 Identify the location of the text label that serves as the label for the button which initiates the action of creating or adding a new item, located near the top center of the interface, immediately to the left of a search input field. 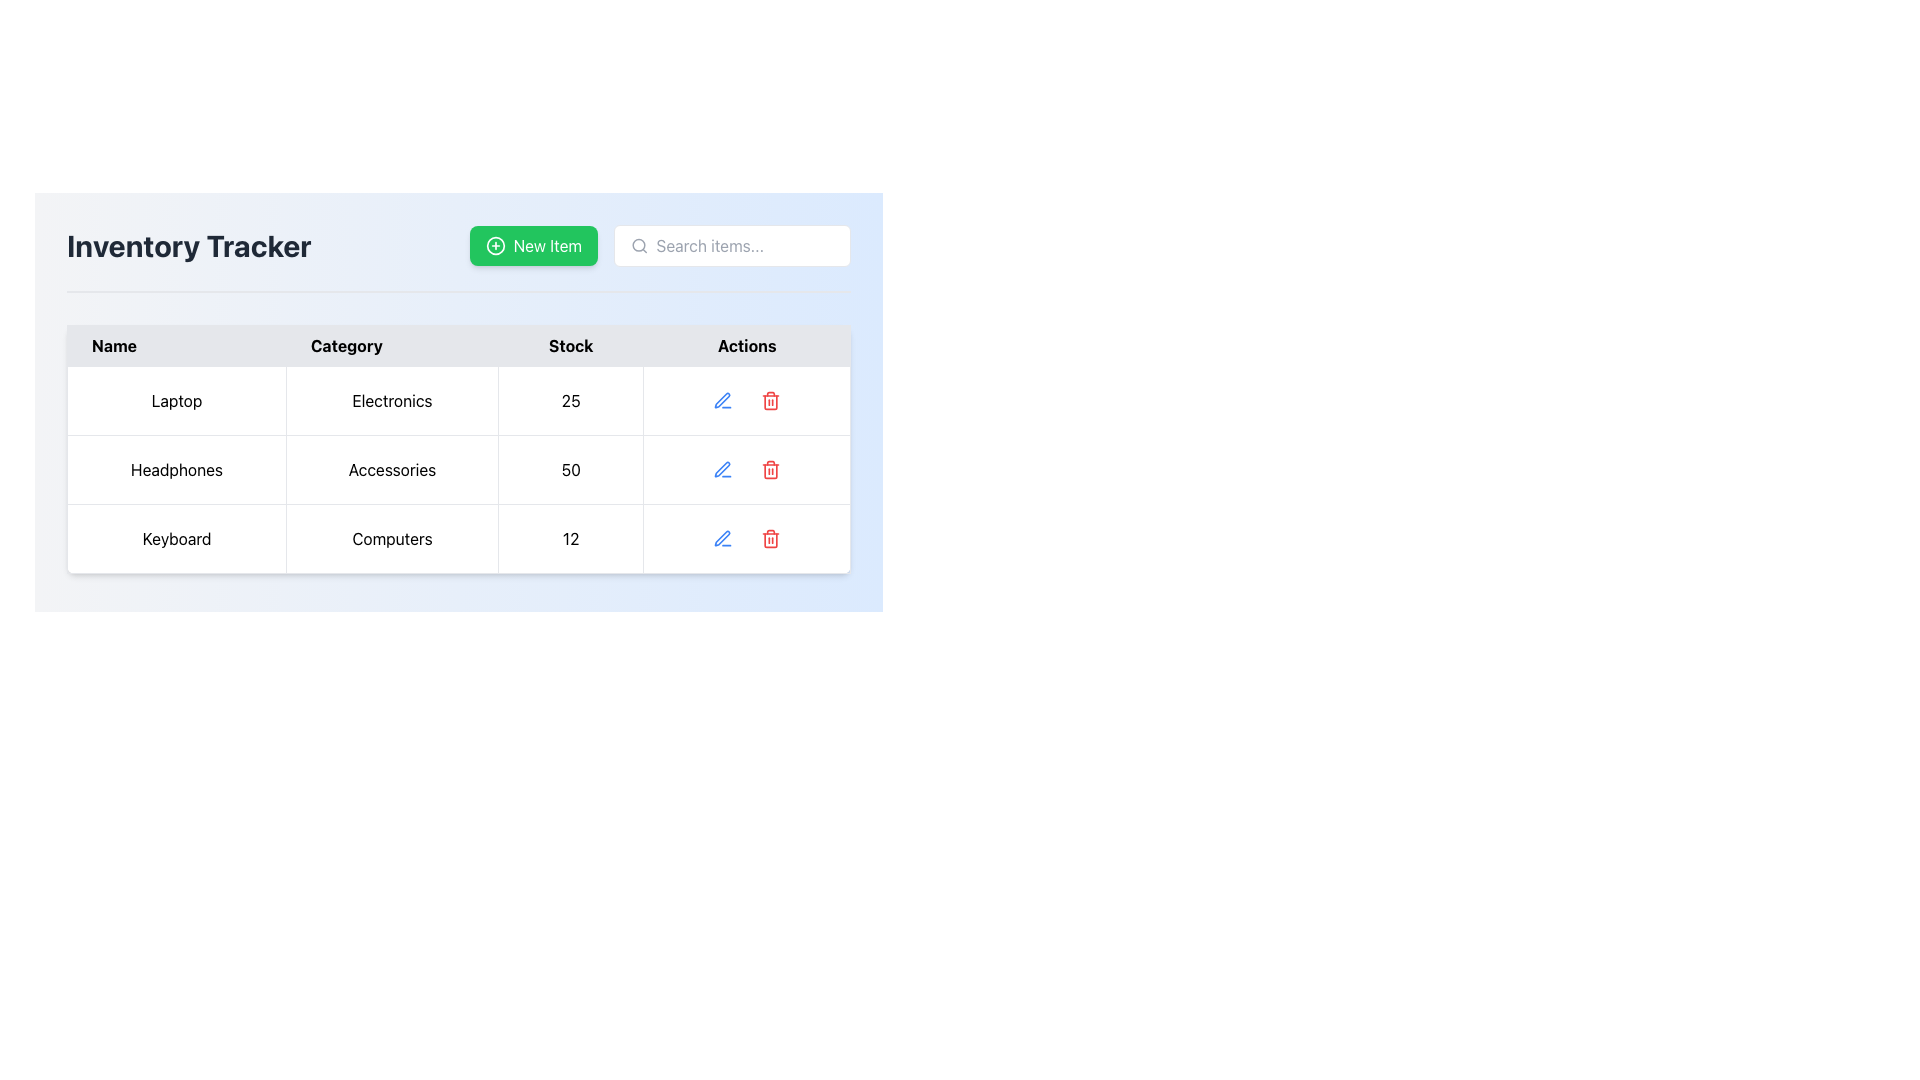
(547, 245).